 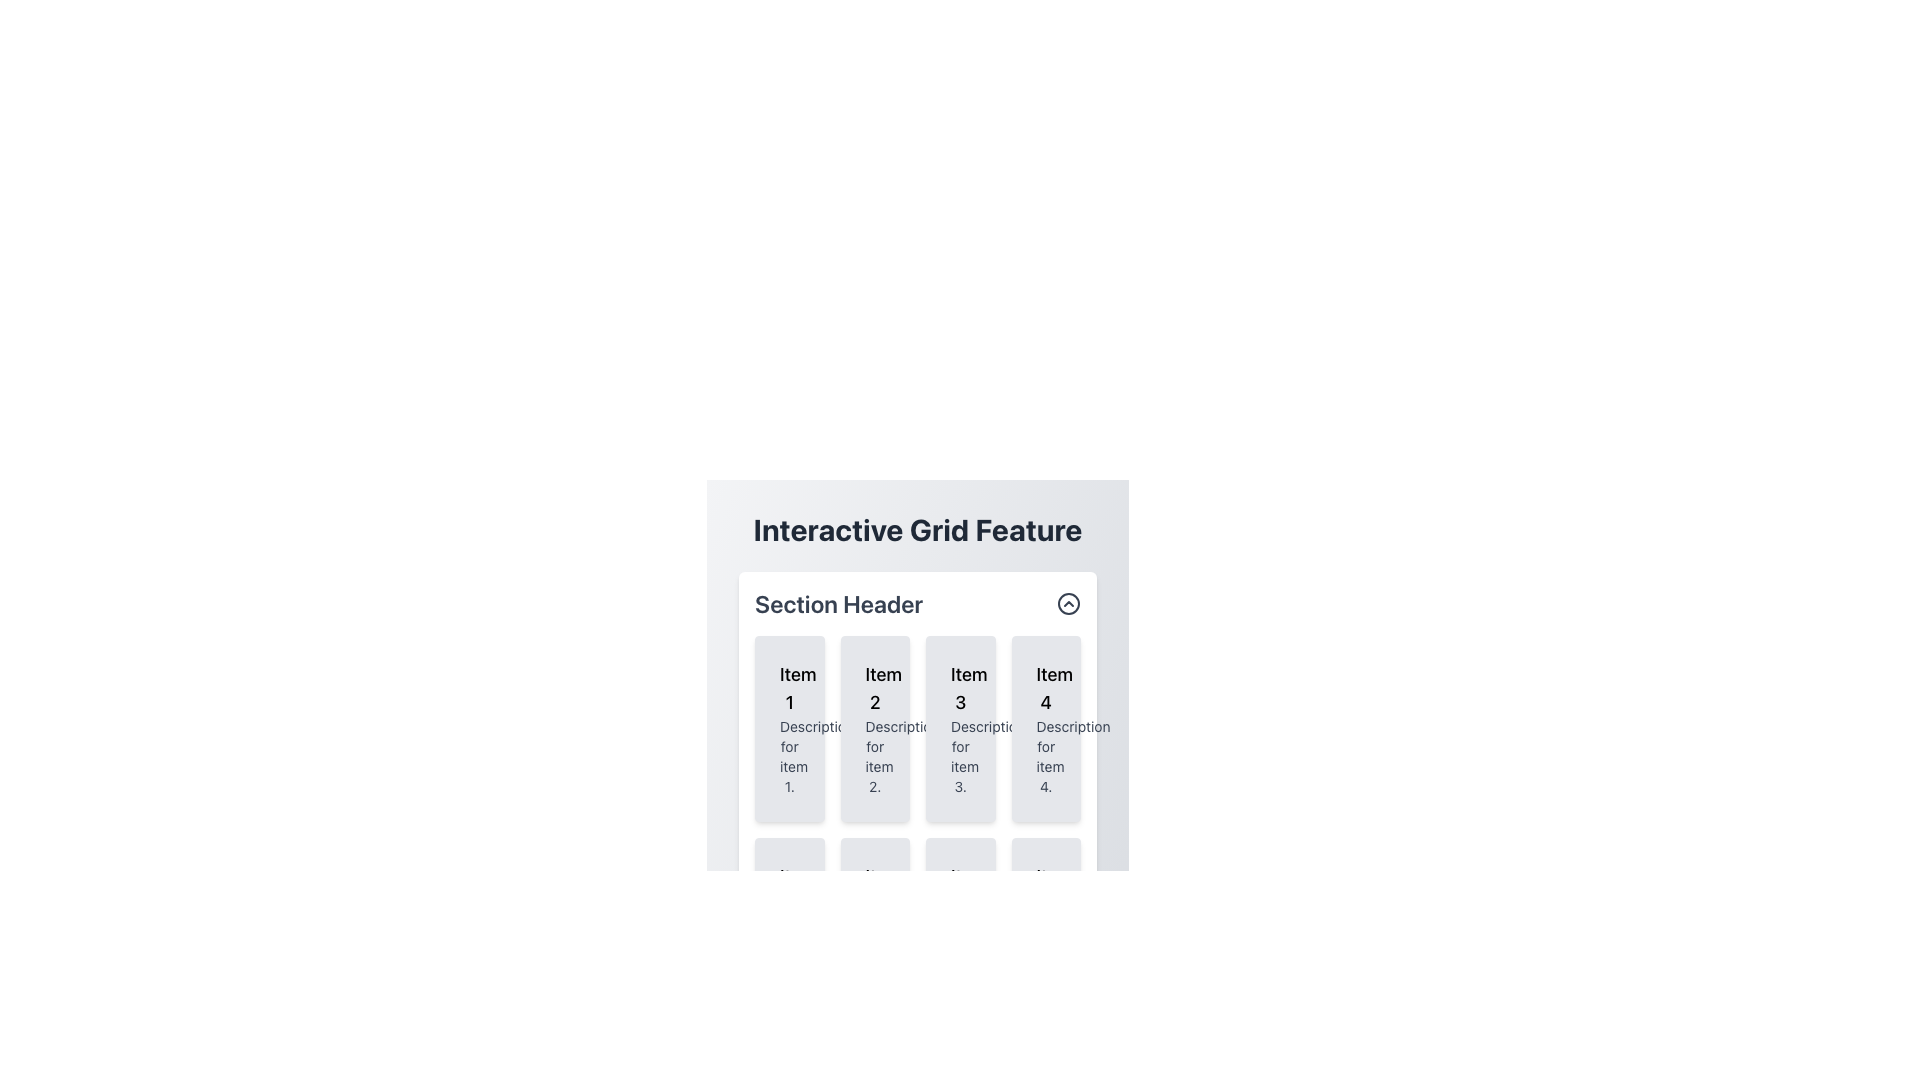 I want to click on the decorative SVG circle element located centrally within the chevron-up-style icon in the header section of the interactive grid feature, so click(x=1068, y=603).